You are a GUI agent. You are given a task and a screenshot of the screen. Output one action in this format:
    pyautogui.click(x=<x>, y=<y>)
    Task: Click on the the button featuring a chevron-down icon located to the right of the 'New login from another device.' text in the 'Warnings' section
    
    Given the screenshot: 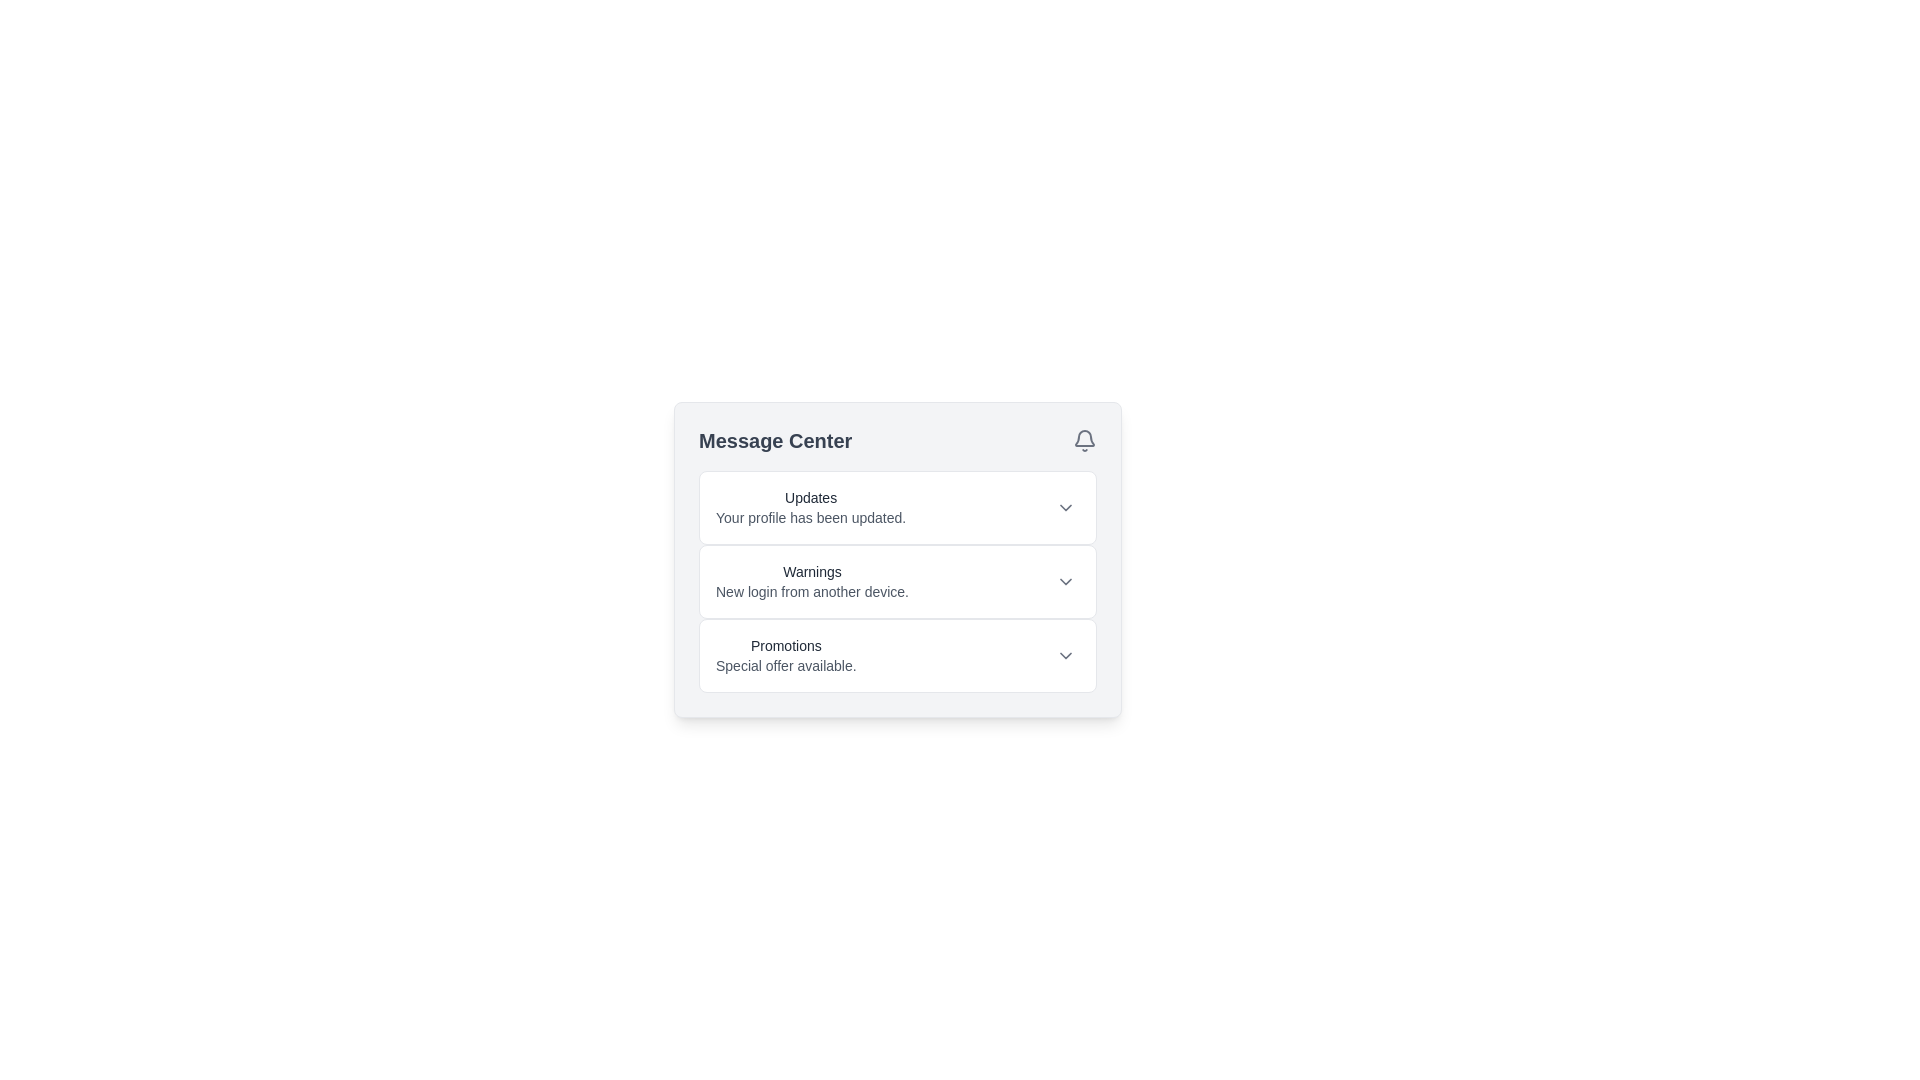 What is the action you would take?
    pyautogui.click(x=1064, y=582)
    